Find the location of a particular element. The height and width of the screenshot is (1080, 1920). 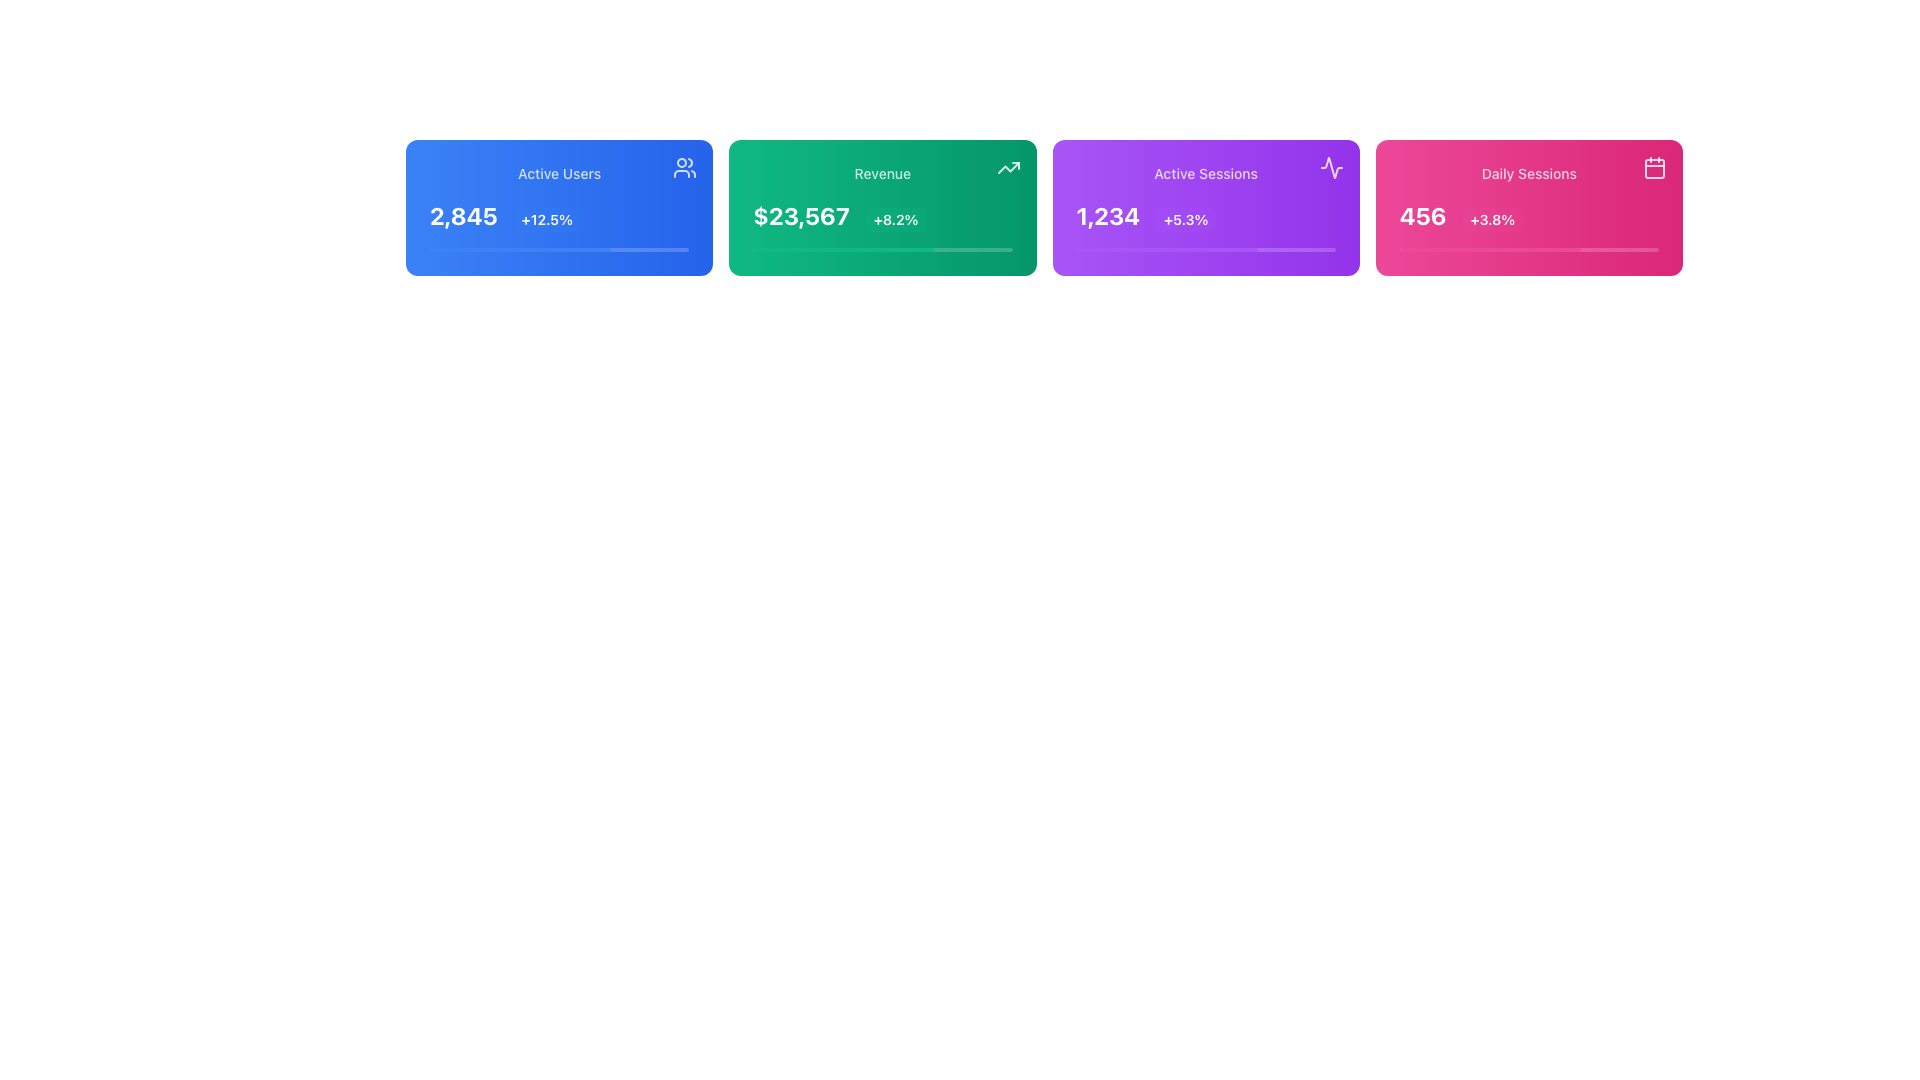

the upward trending line or arrow symbol located in the top-right corner of the green 'Revenue' card, indicating positive growth is located at coordinates (1008, 167).